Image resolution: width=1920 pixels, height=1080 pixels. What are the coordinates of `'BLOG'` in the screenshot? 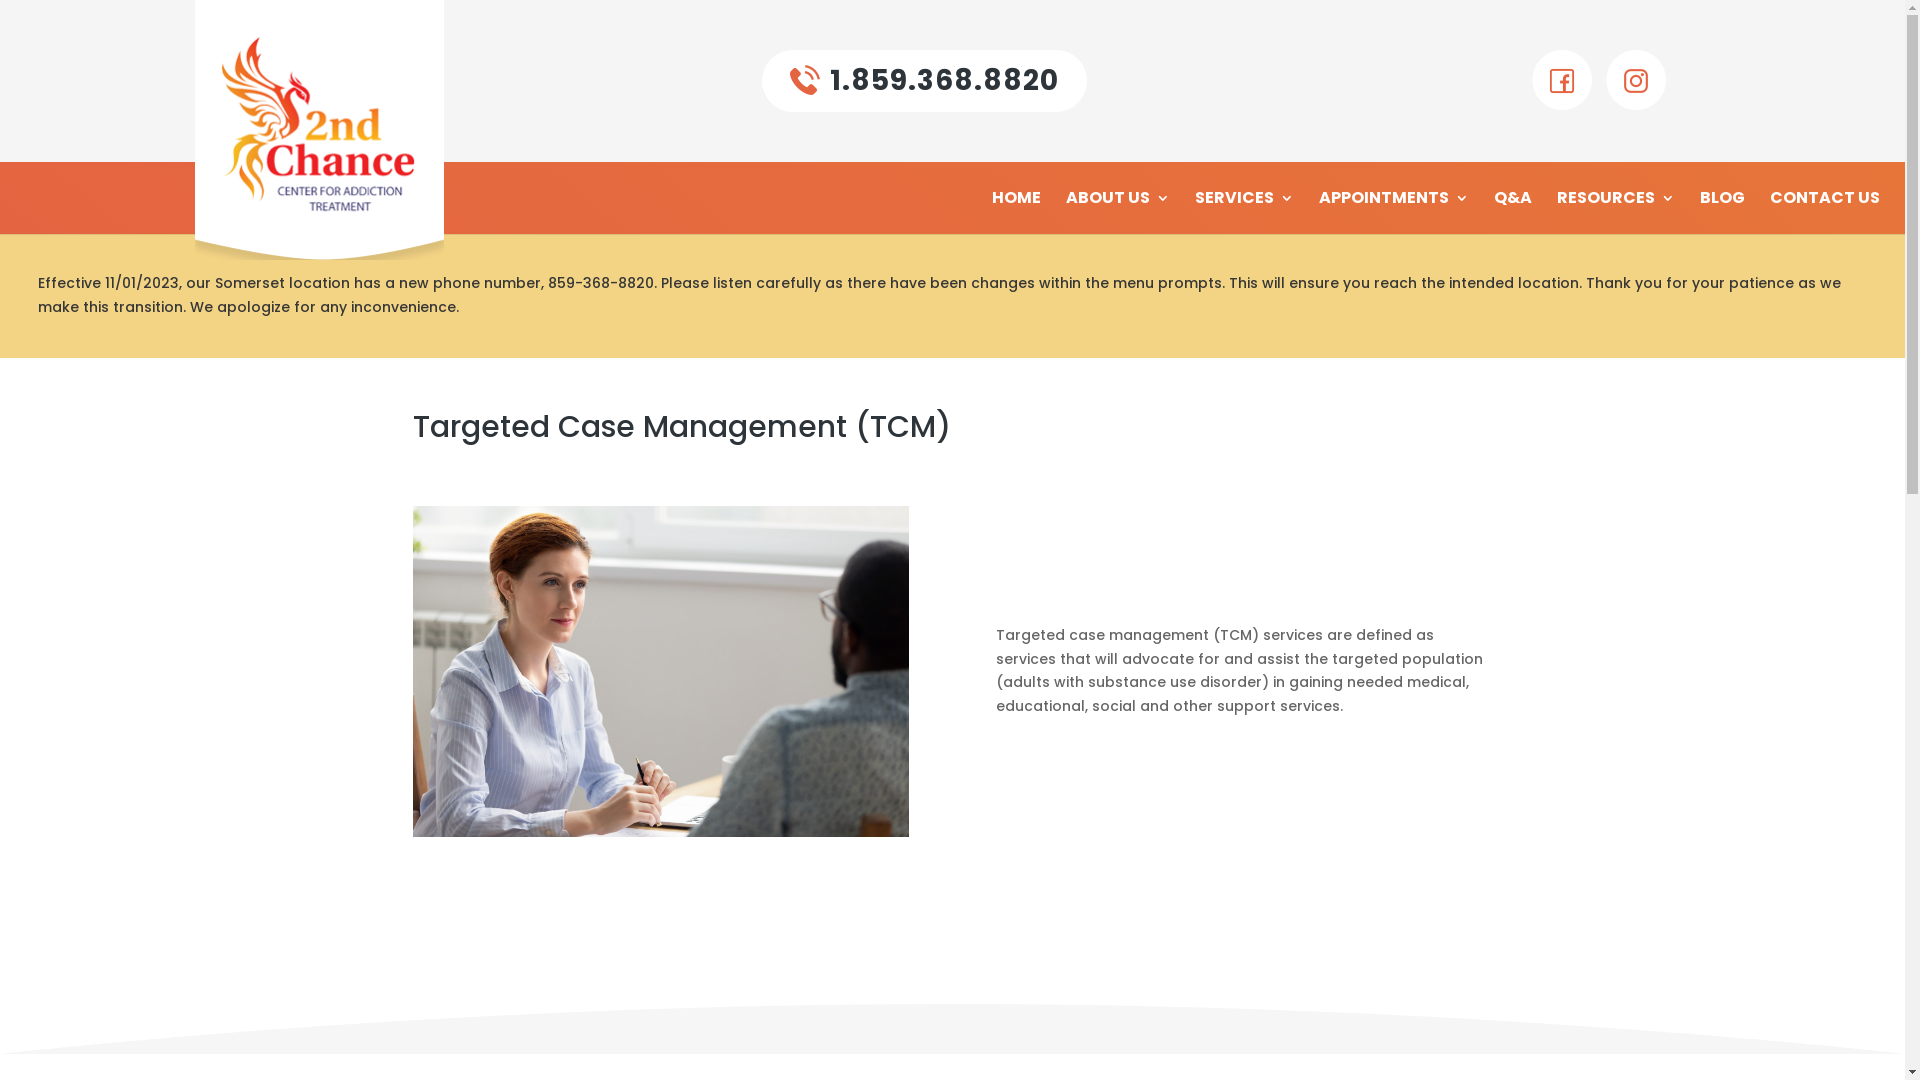 It's located at (1721, 212).